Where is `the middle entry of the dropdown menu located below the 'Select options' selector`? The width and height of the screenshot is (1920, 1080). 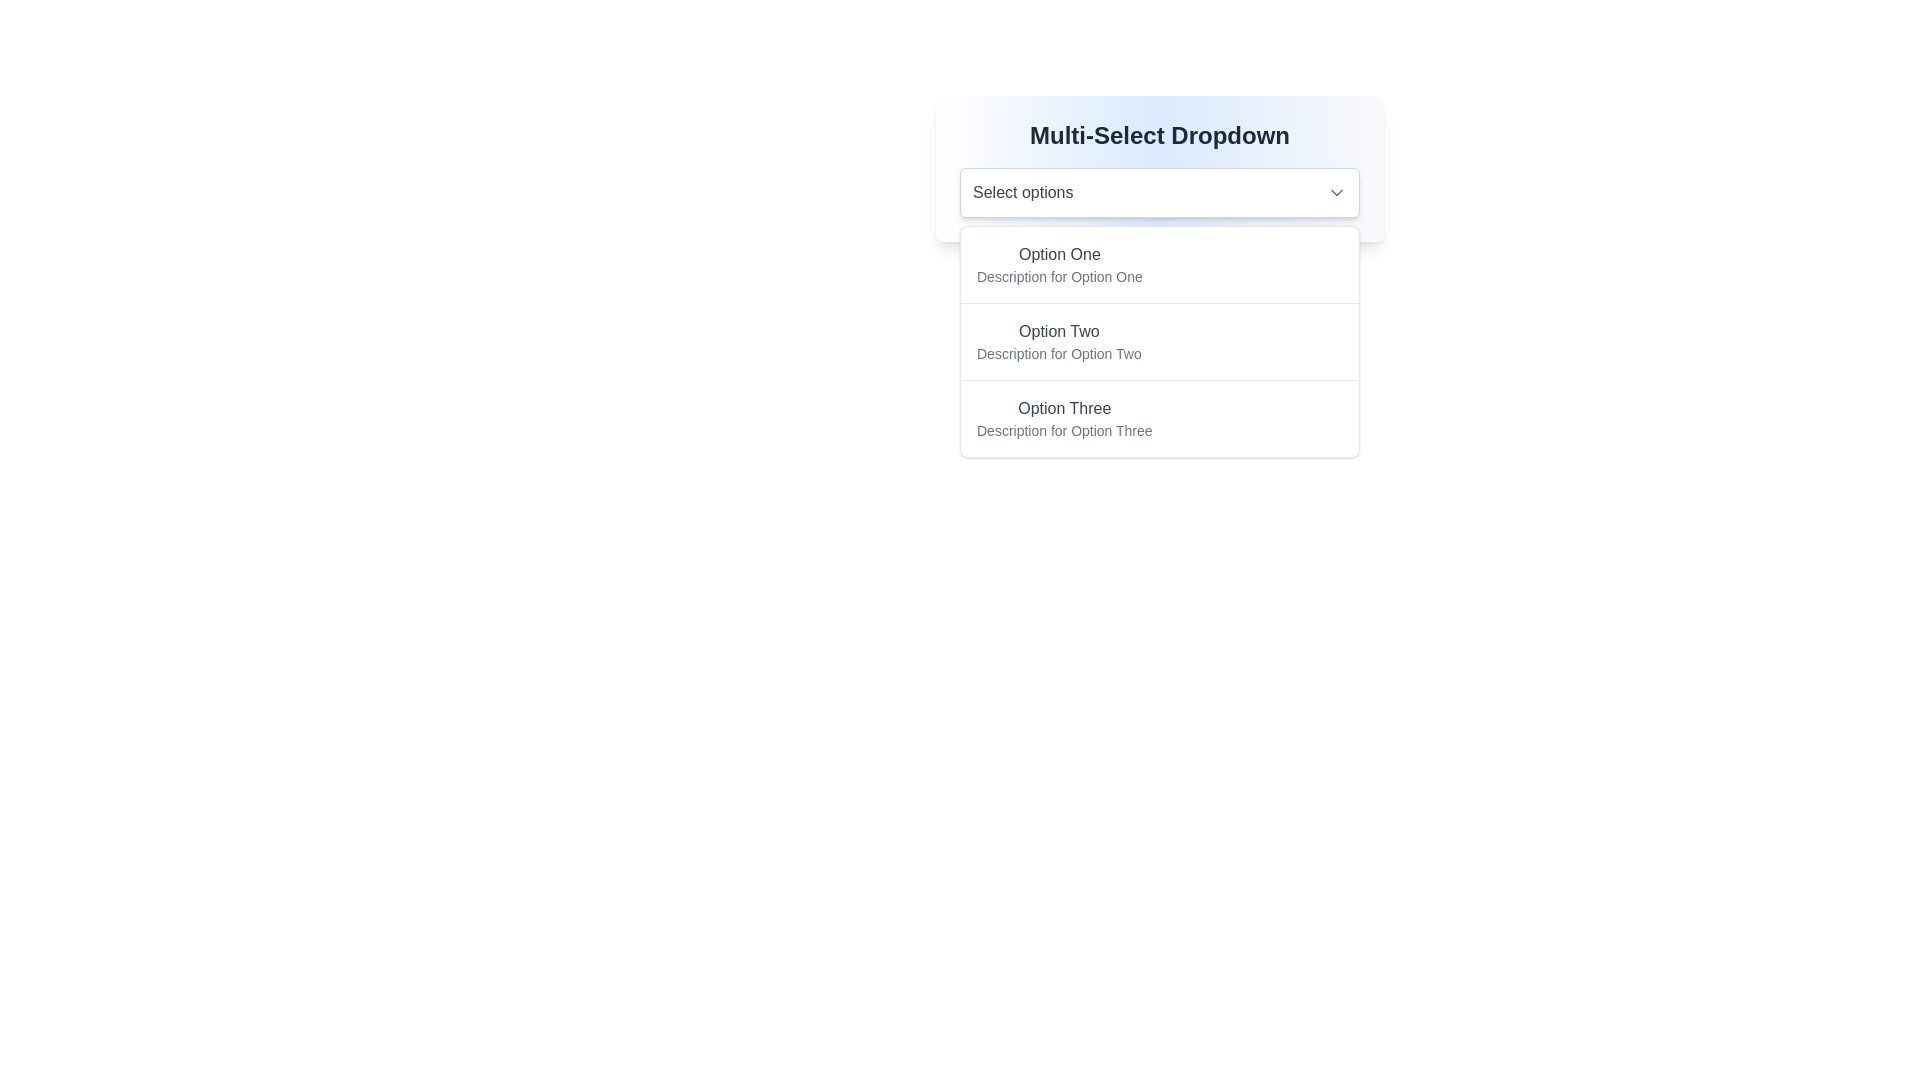
the middle entry of the dropdown menu located below the 'Select options' selector is located at coordinates (1160, 341).